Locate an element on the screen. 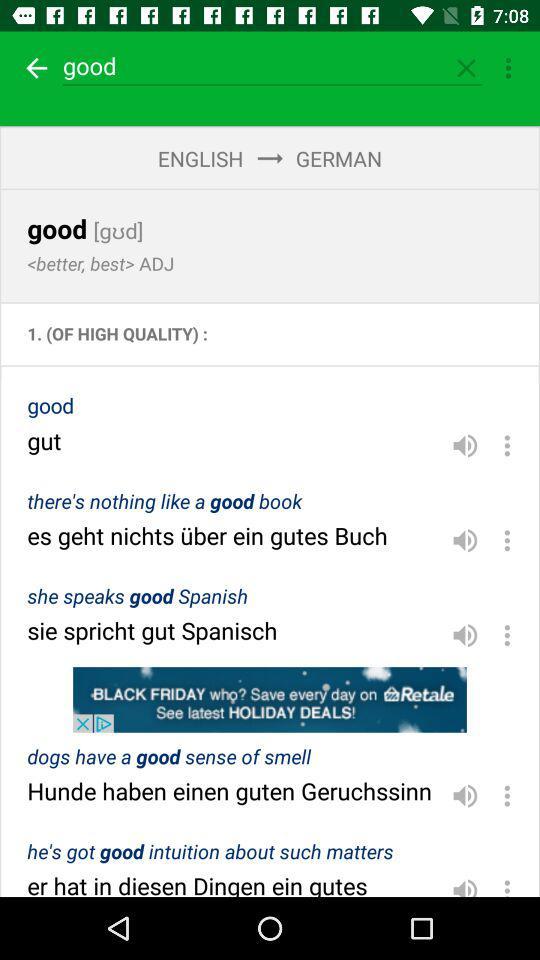  settings is located at coordinates (507, 796).